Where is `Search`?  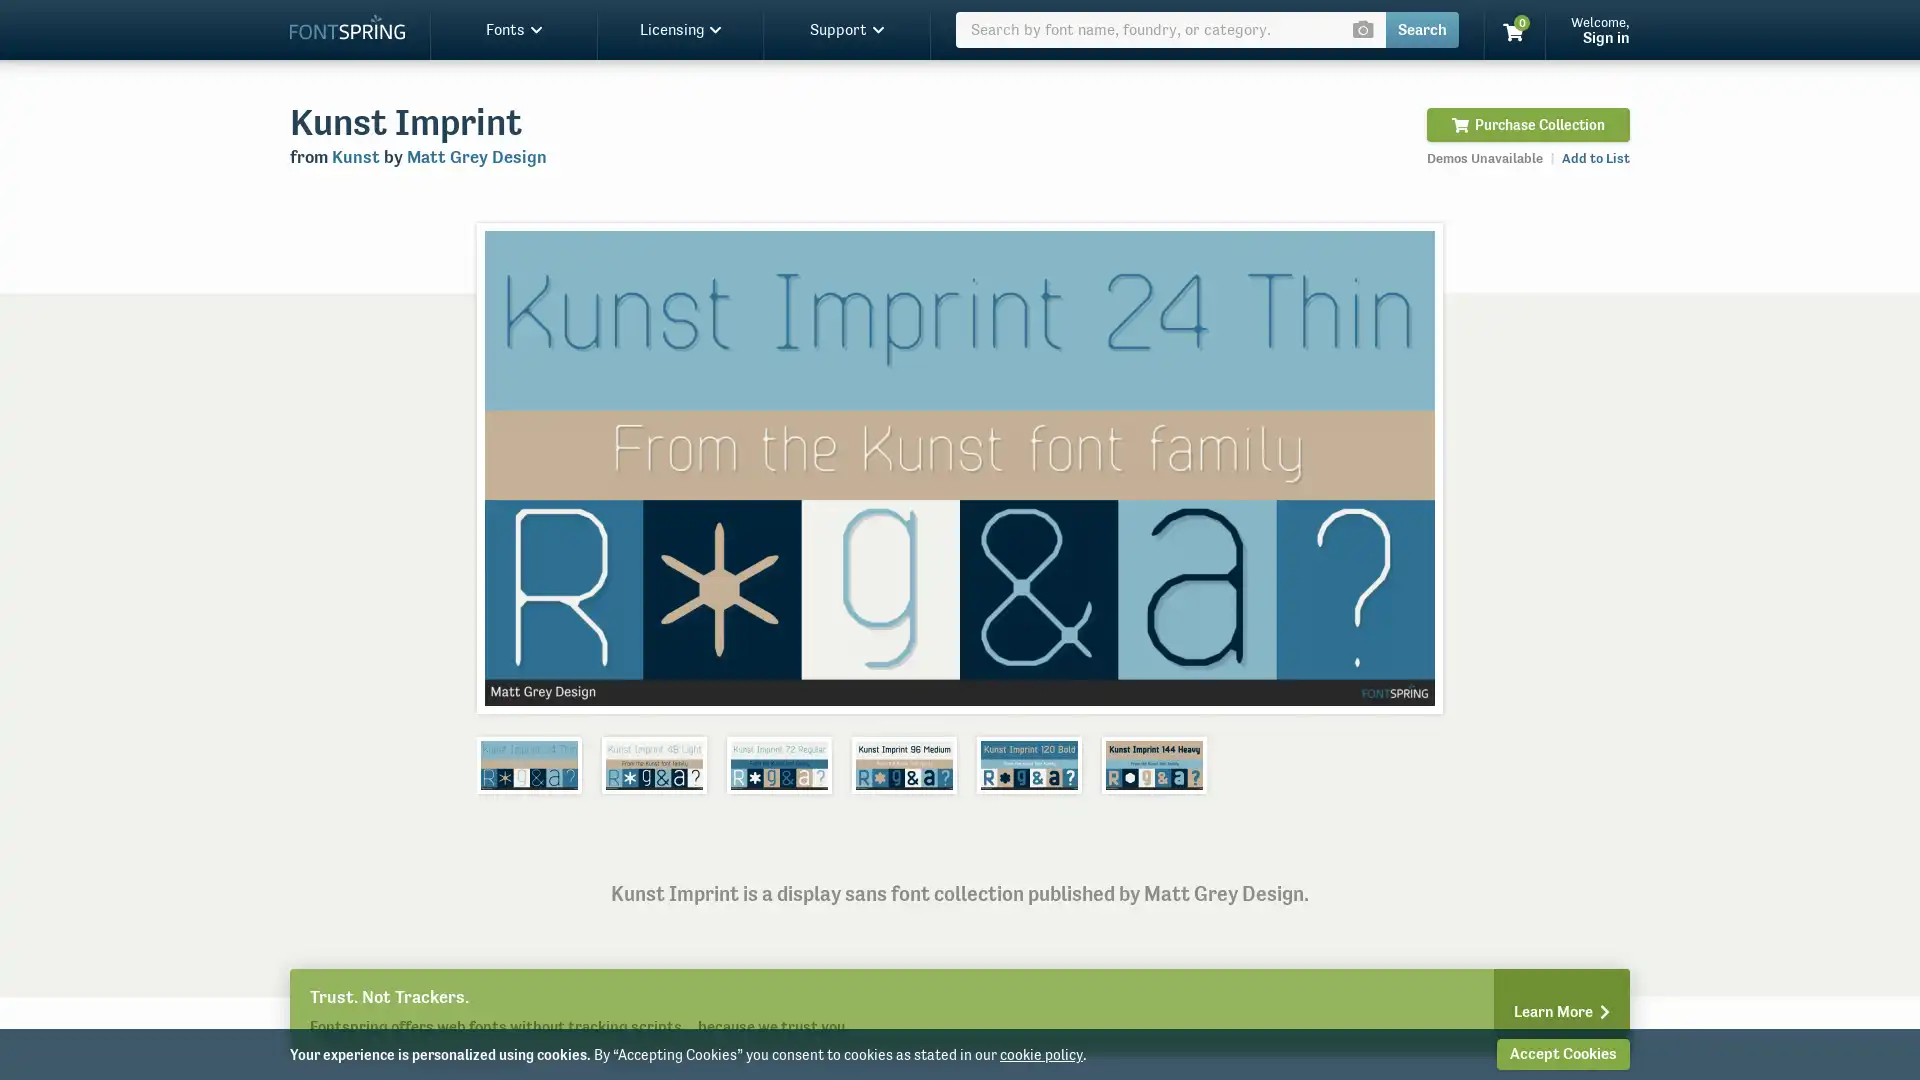
Search is located at coordinates (1421, 30).